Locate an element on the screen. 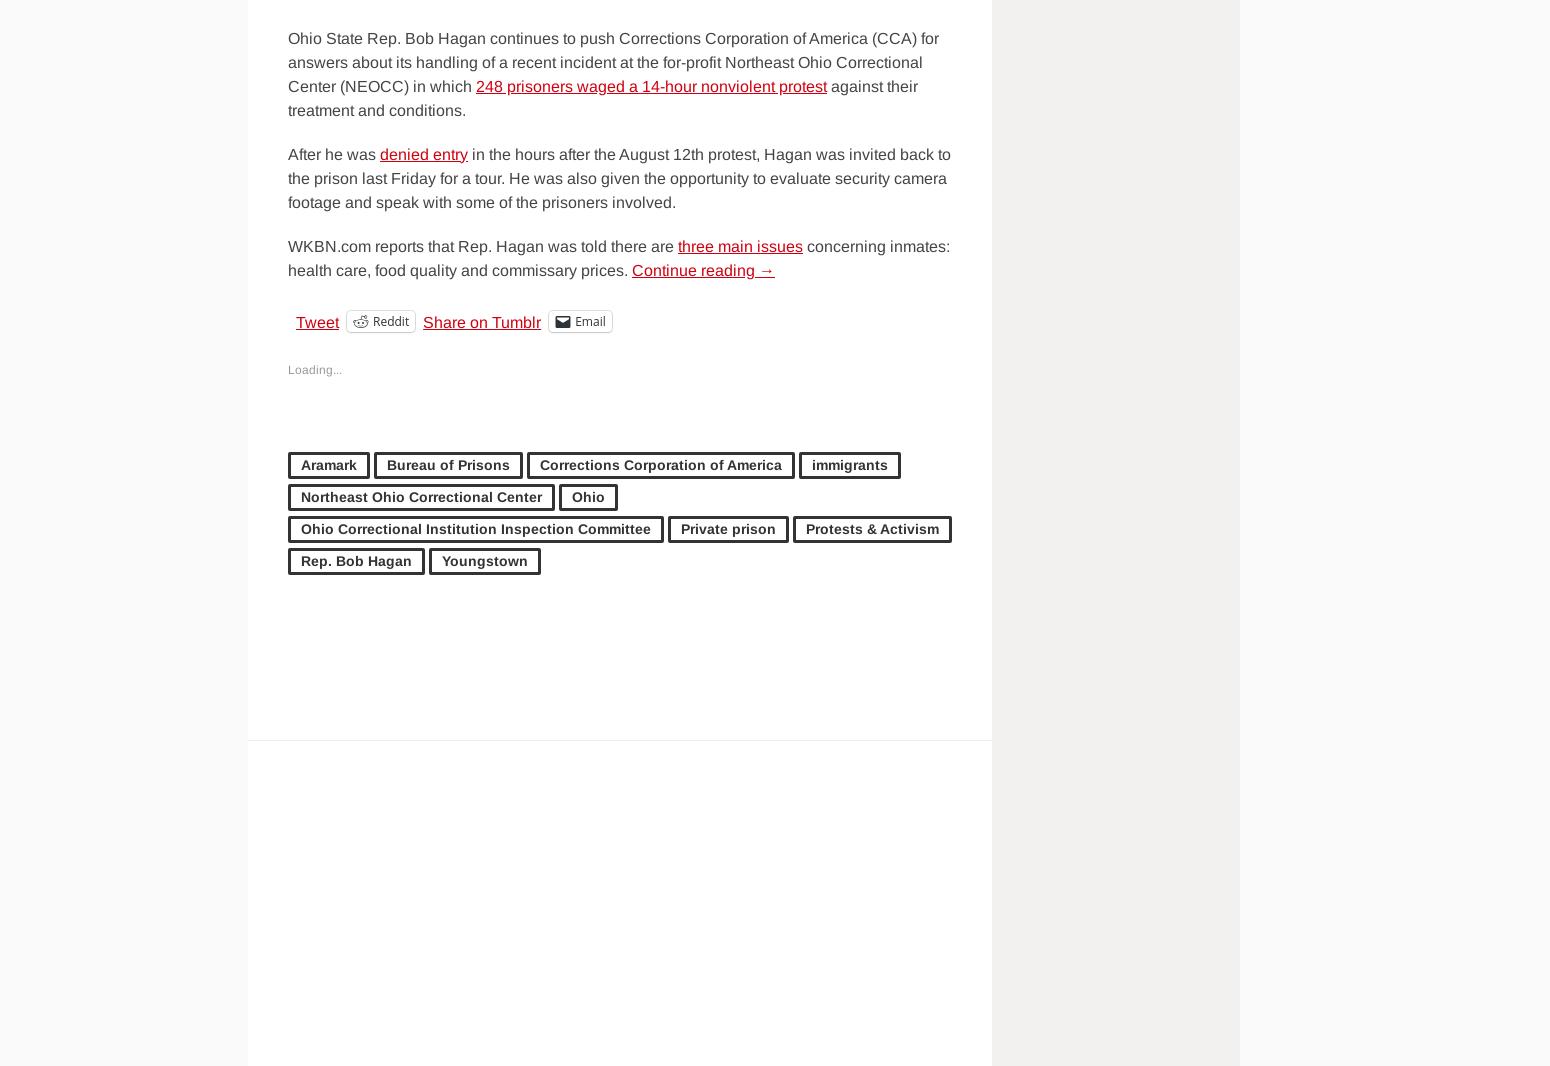  'Protests & Activism' is located at coordinates (872, 527).